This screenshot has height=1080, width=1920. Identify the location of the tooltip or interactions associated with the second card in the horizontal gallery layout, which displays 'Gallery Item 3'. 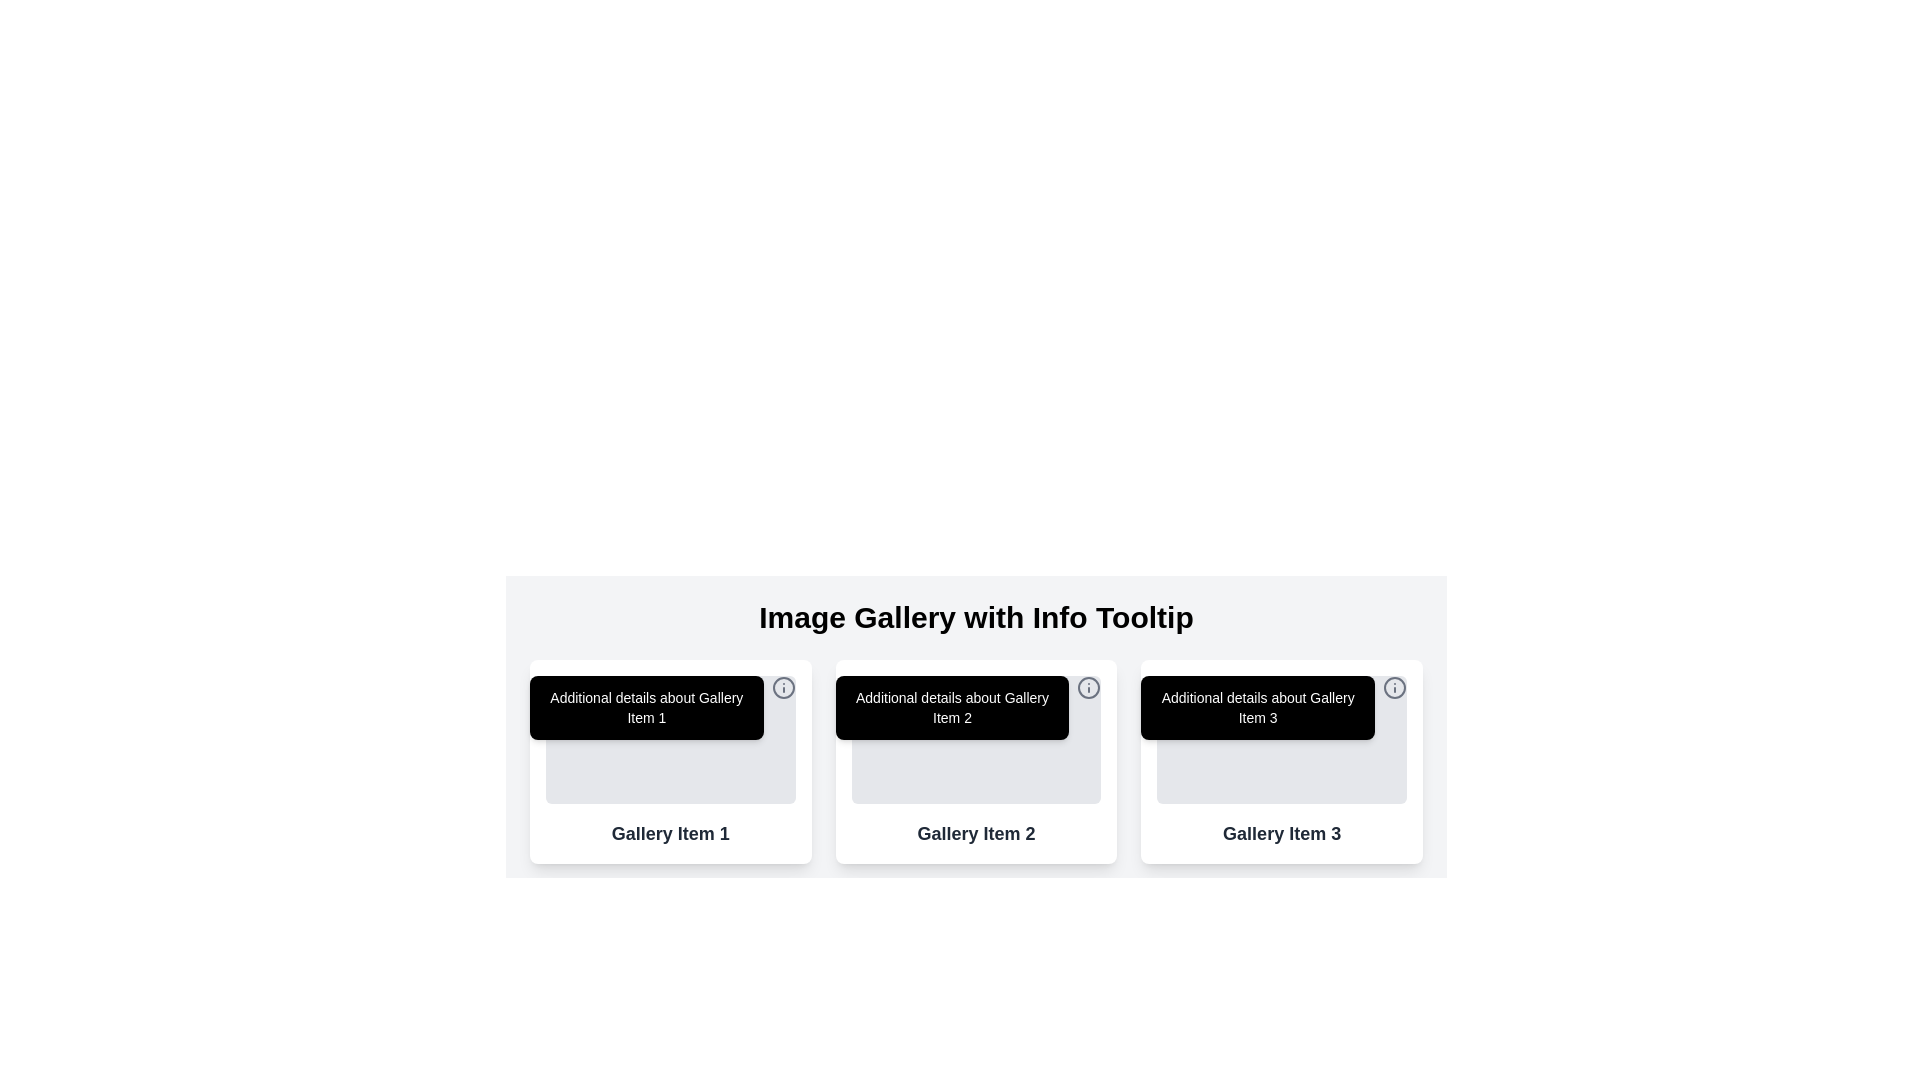
(976, 762).